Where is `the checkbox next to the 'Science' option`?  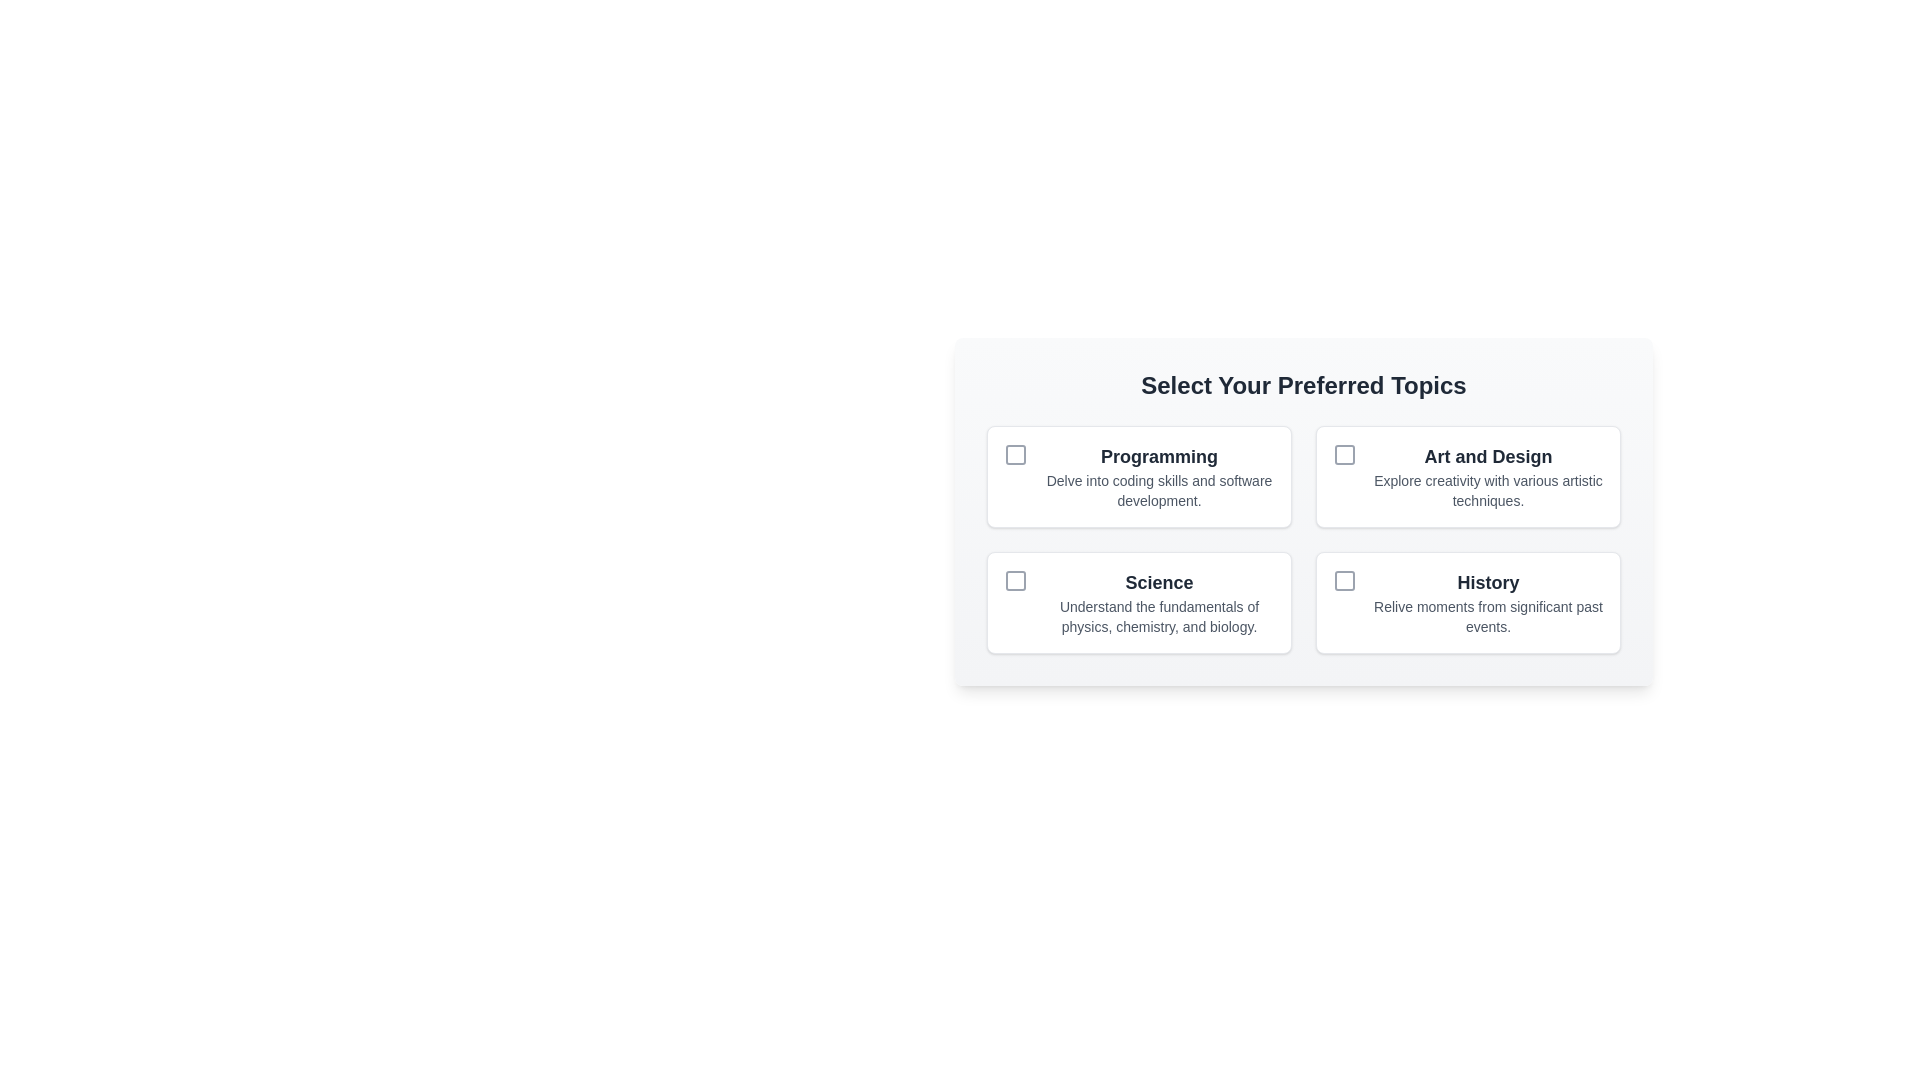 the checkbox next to the 'Science' option is located at coordinates (1016, 581).